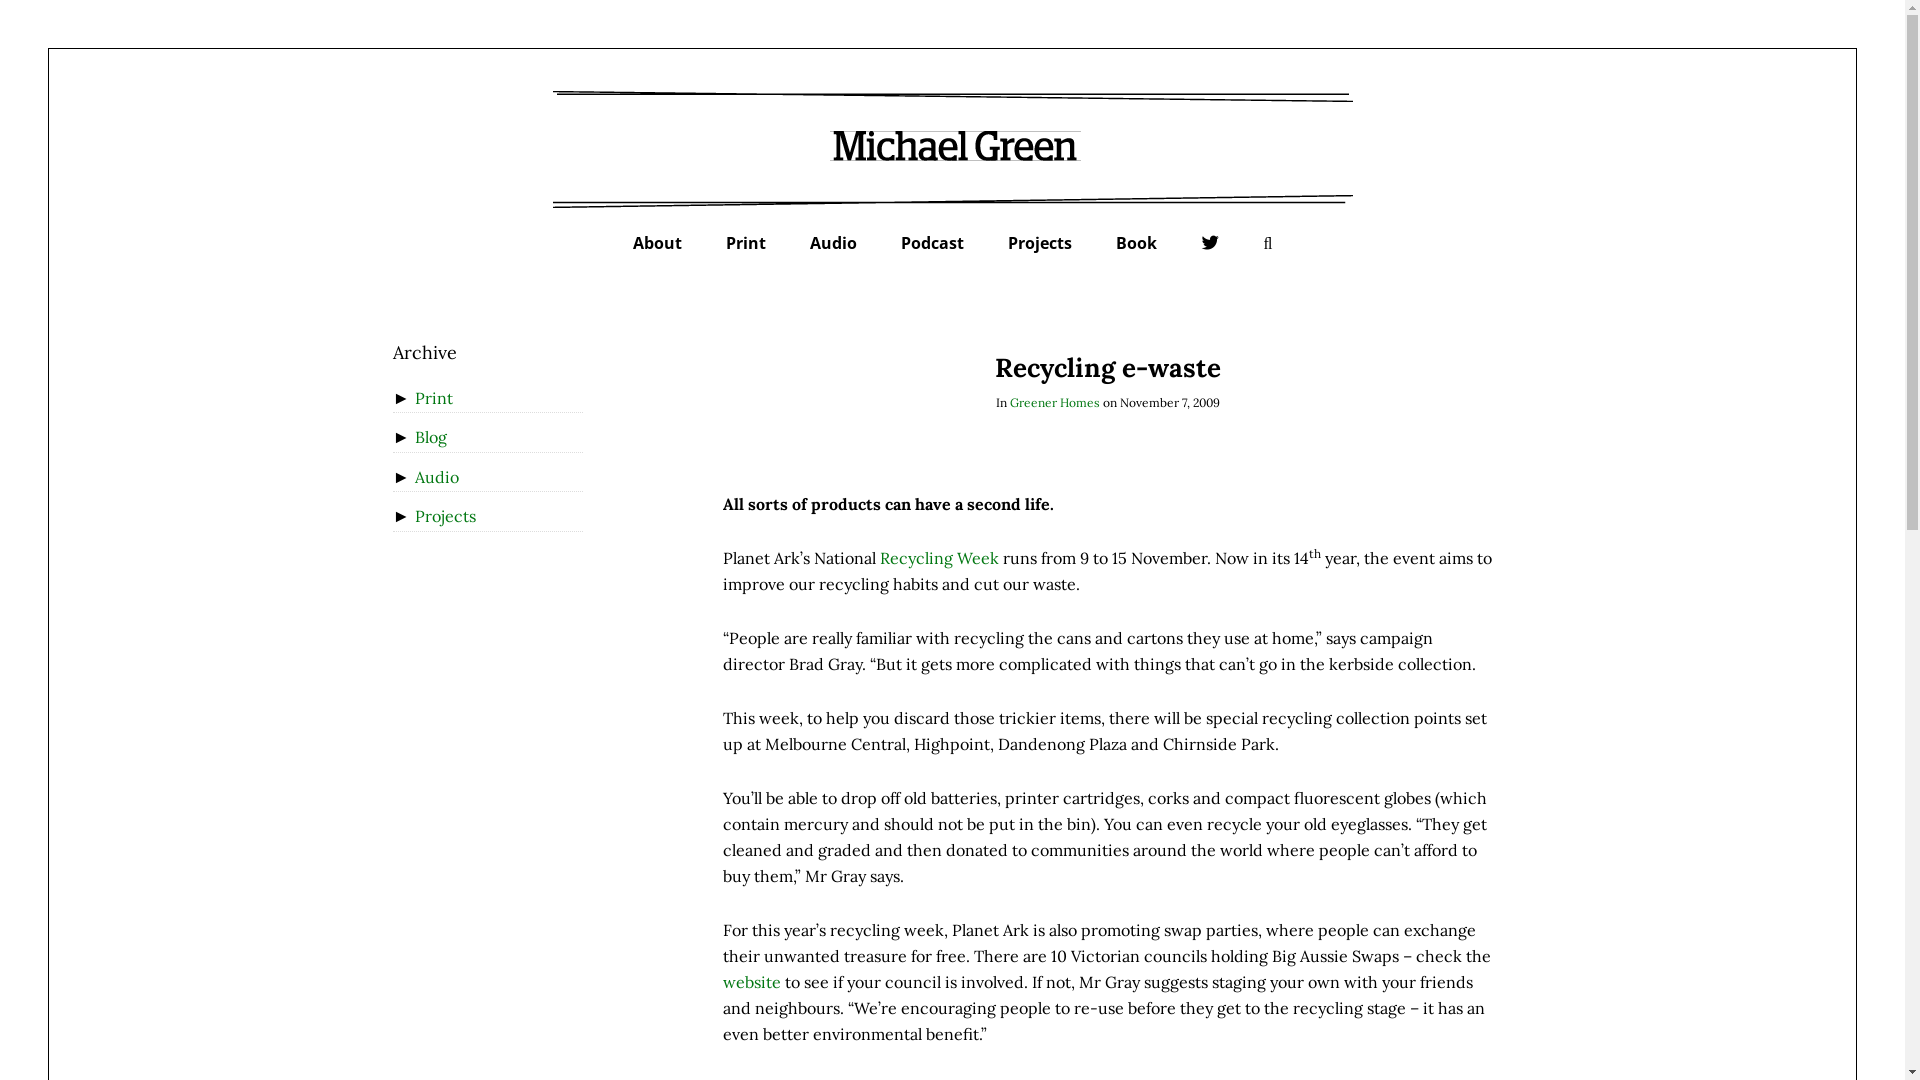 The width and height of the screenshot is (1920, 1080). What do you see at coordinates (749, 981) in the screenshot?
I see `'website'` at bounding box center [749, 981].